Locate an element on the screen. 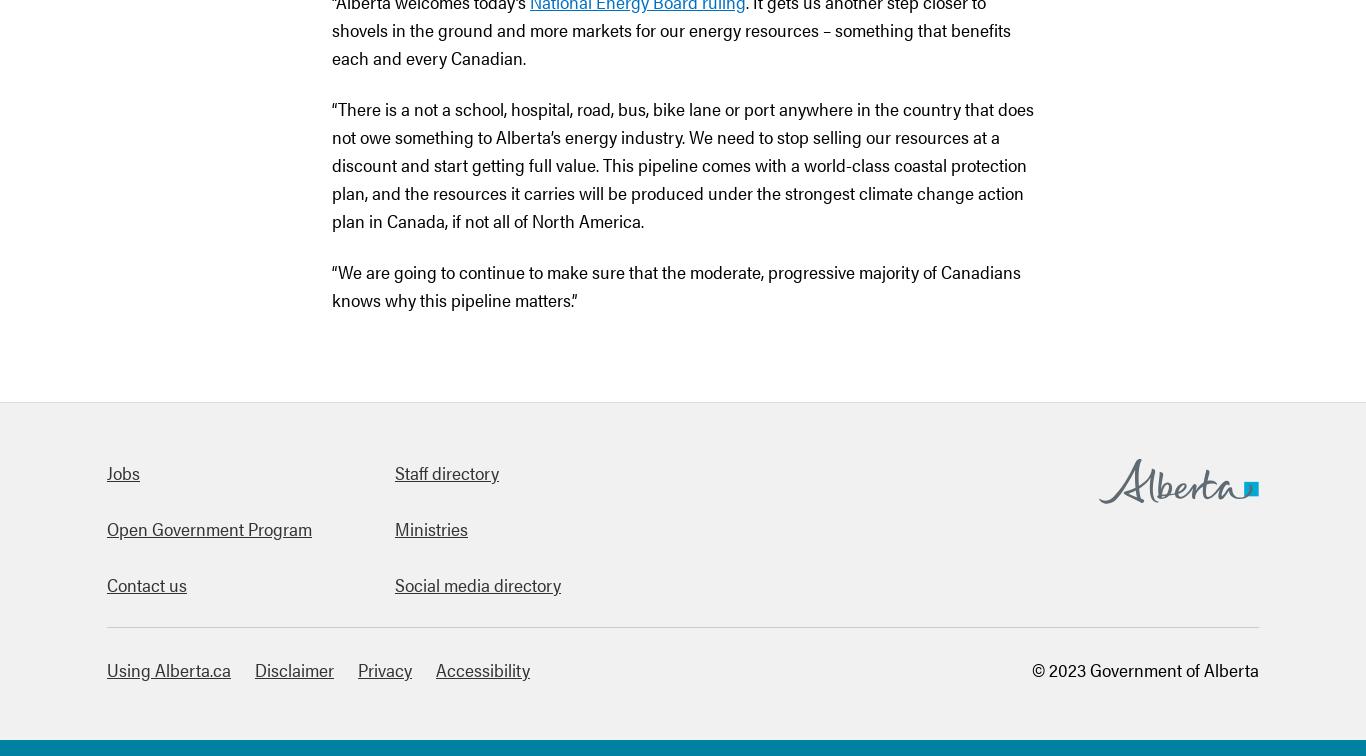  'Staff directory' is located at coordinates (445, 472).